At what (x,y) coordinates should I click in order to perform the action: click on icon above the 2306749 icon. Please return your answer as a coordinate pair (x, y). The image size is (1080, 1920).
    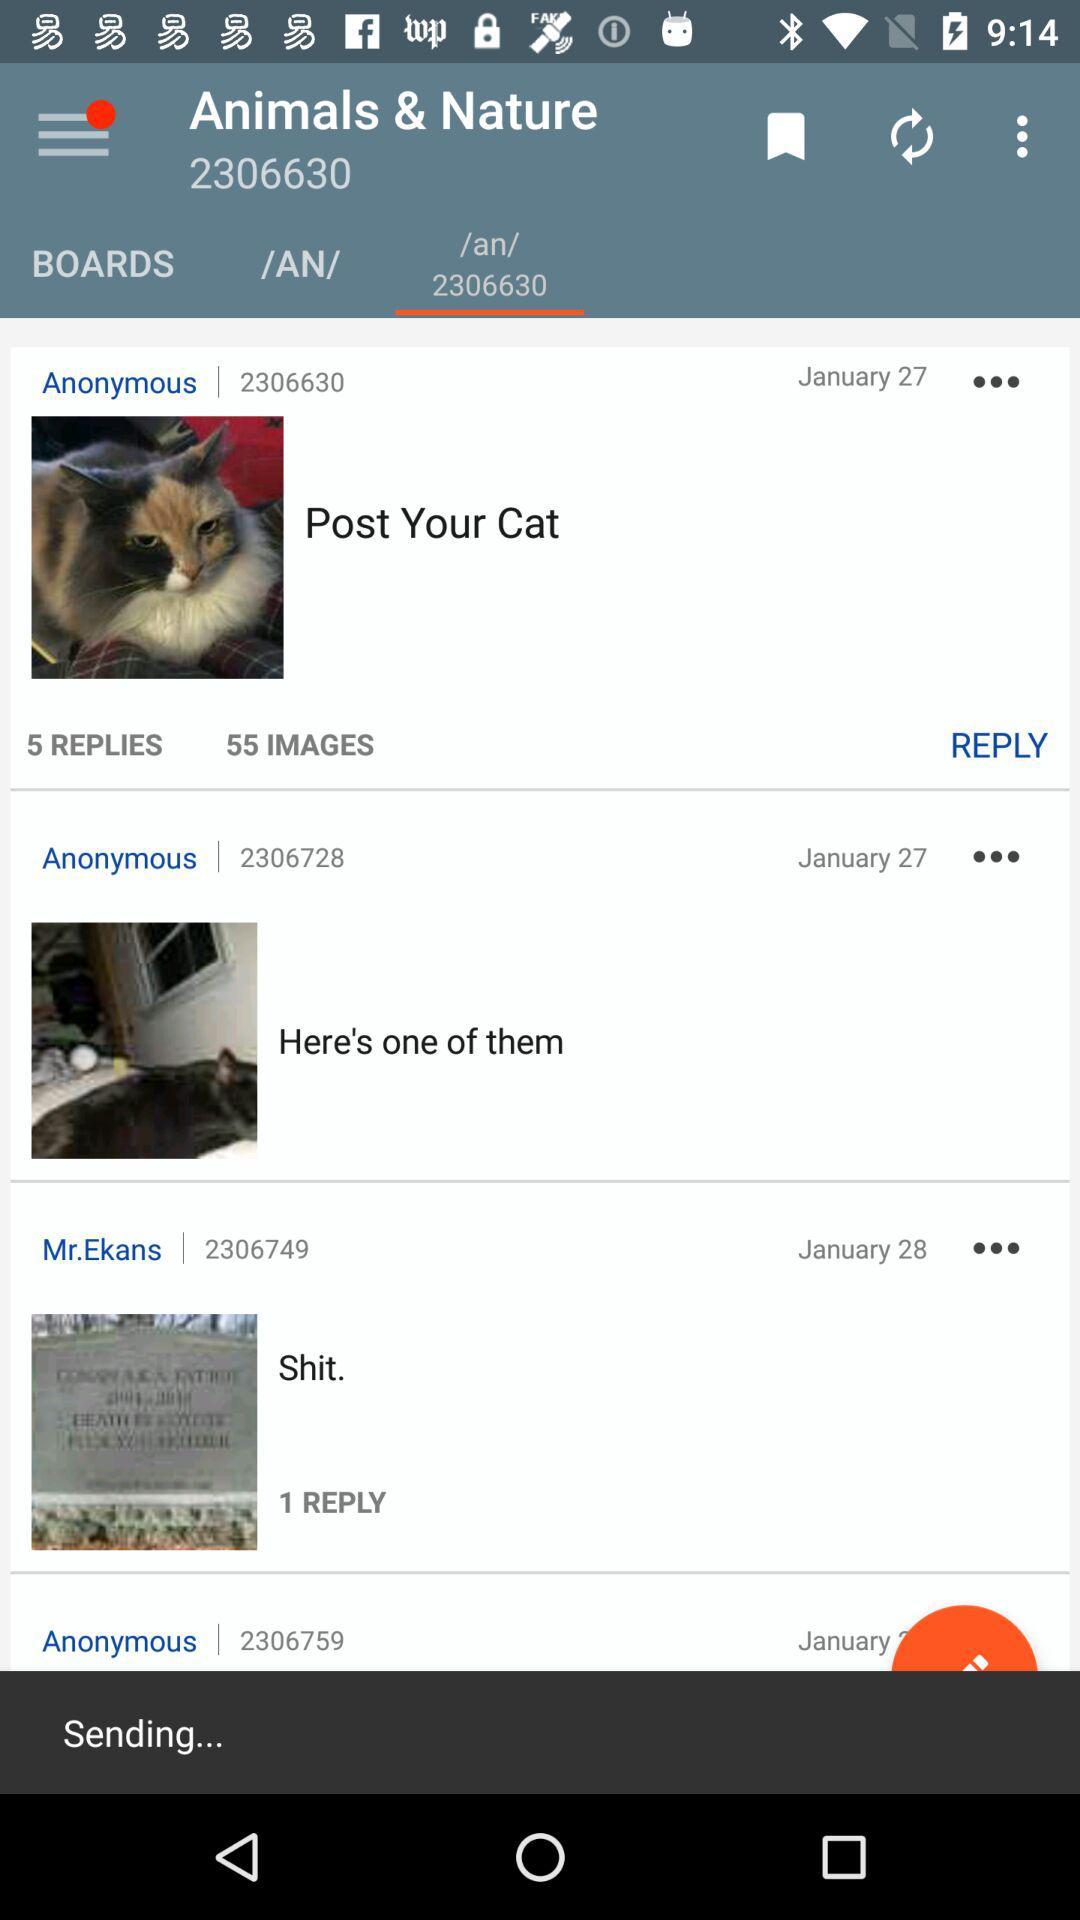
    Looking at the image, I should click on (420, 1040).